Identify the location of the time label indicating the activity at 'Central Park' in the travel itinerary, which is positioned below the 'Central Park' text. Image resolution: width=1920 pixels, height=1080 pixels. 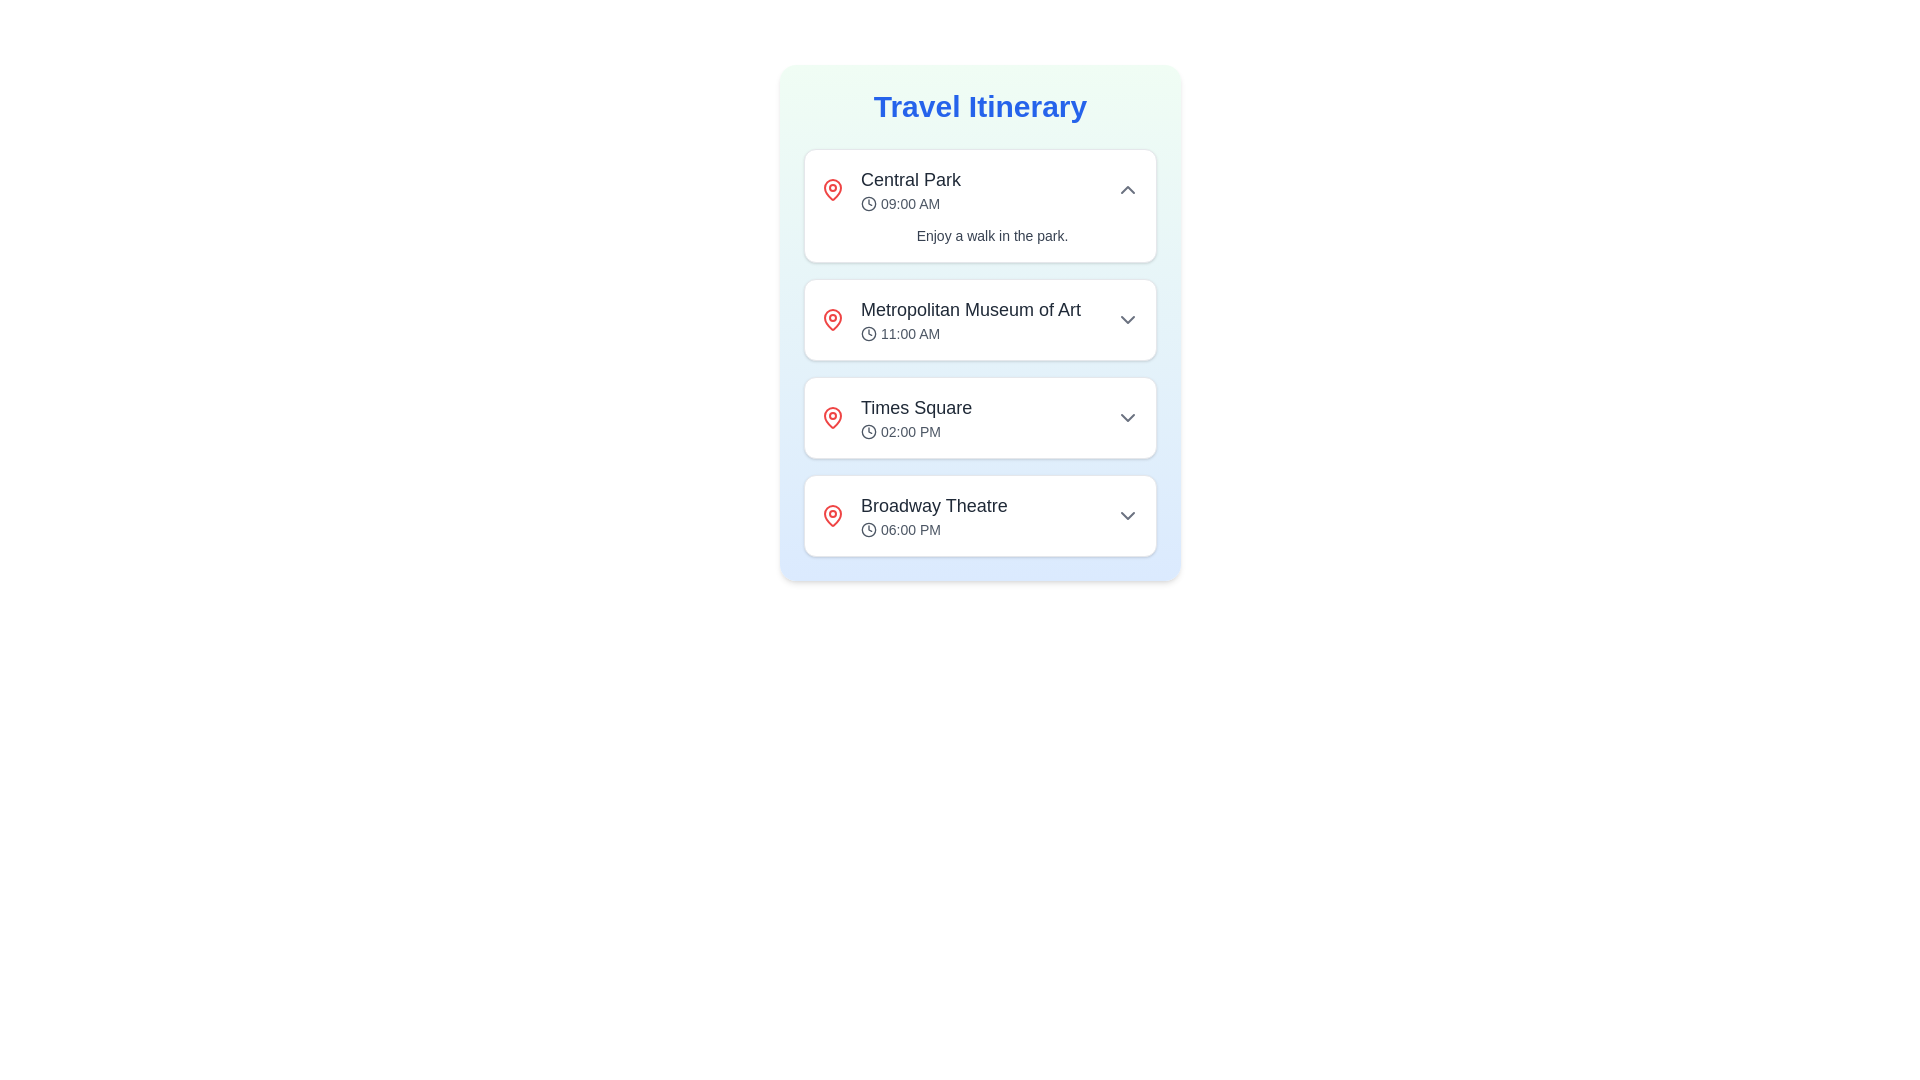
(910, 204).